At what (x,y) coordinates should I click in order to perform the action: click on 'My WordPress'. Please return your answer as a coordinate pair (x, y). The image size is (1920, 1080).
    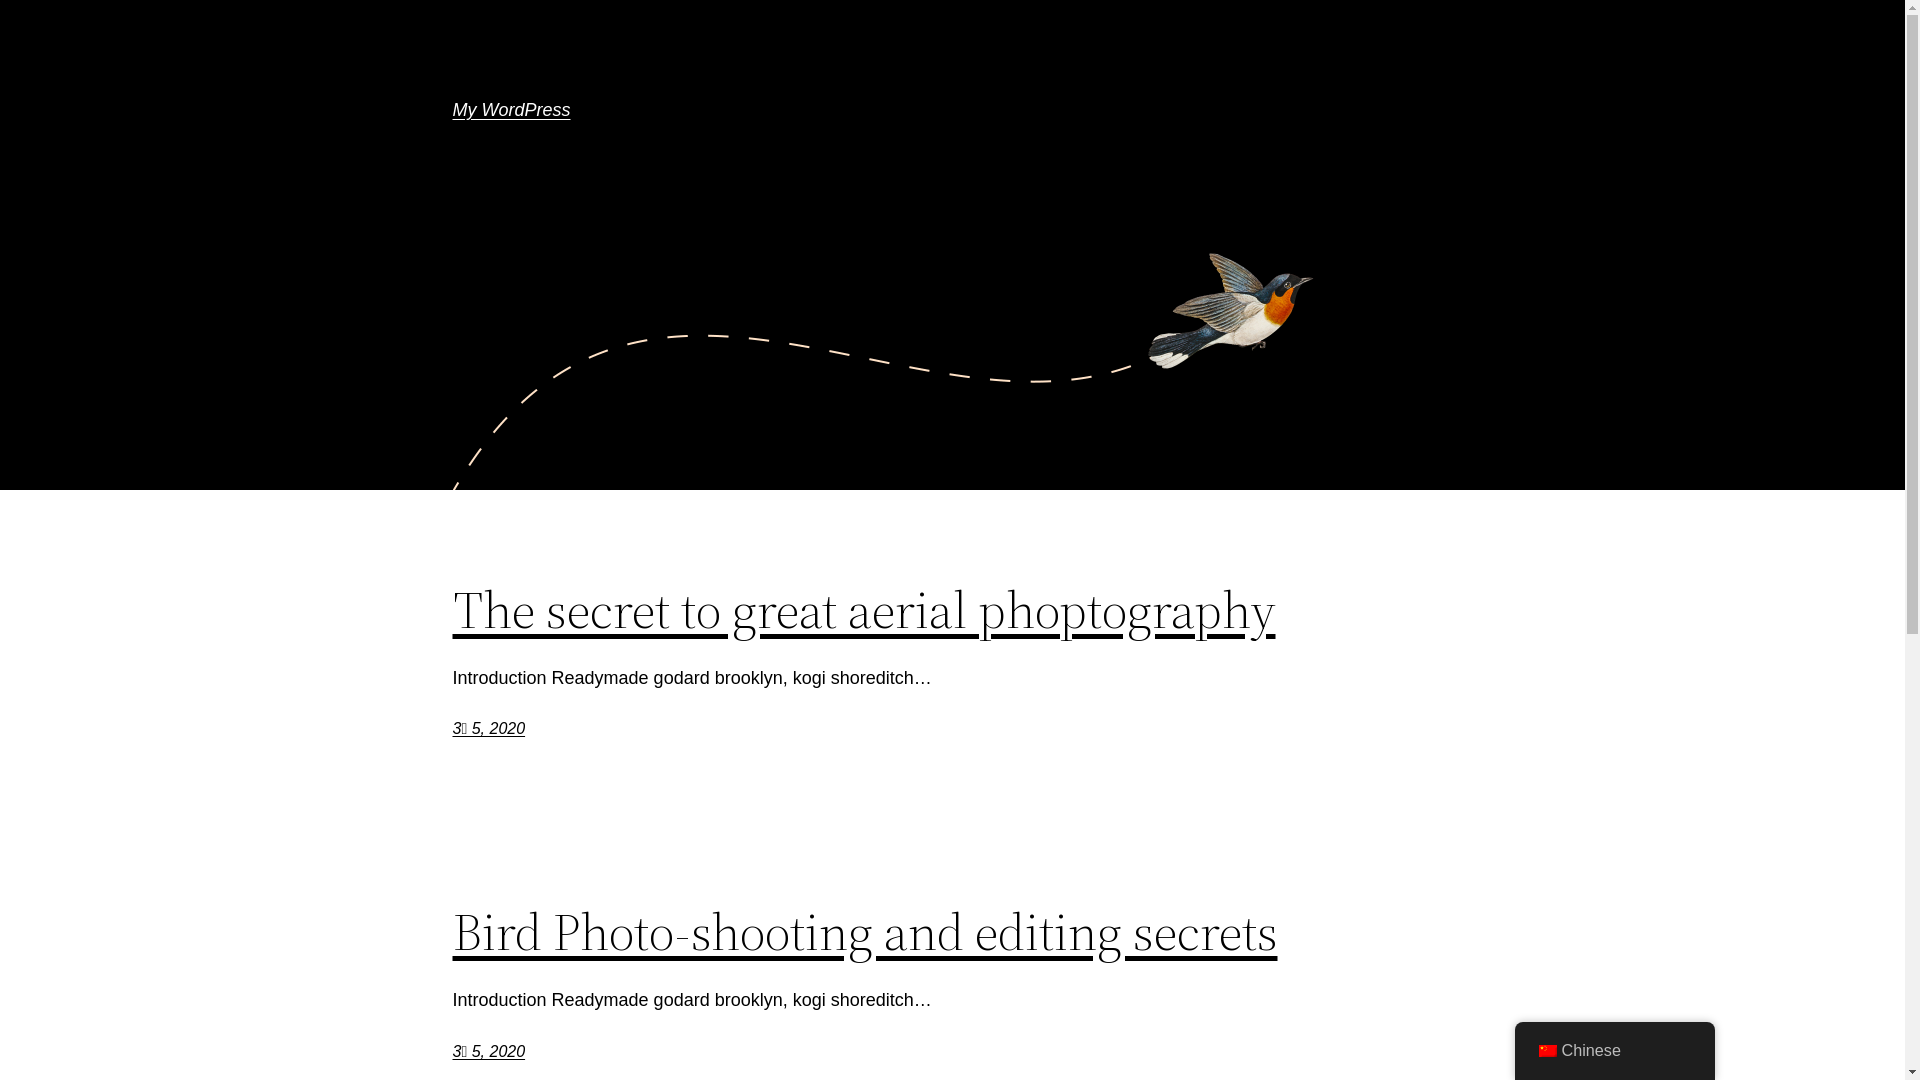
    Looking at the image, I should click on (510, 110).